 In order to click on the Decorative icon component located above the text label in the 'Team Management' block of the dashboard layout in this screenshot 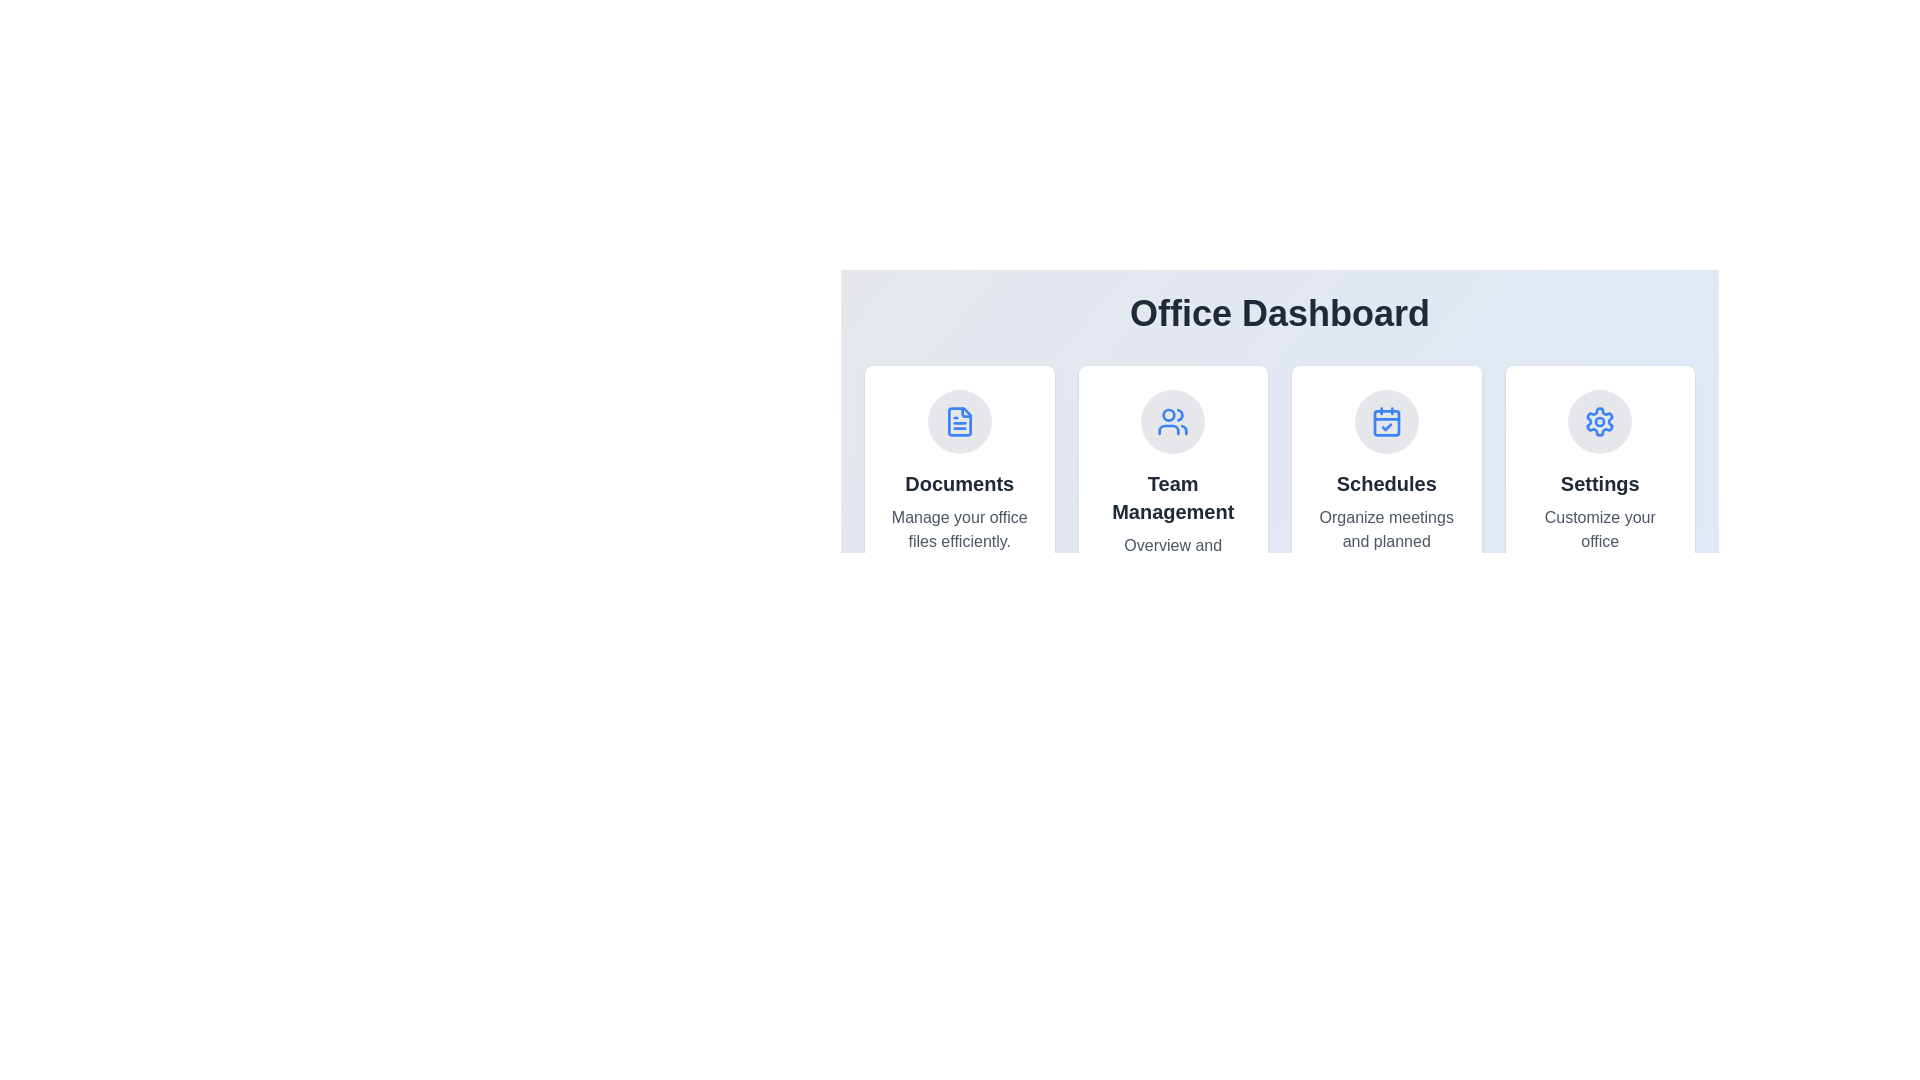, I will do `click(1169, 414)`.